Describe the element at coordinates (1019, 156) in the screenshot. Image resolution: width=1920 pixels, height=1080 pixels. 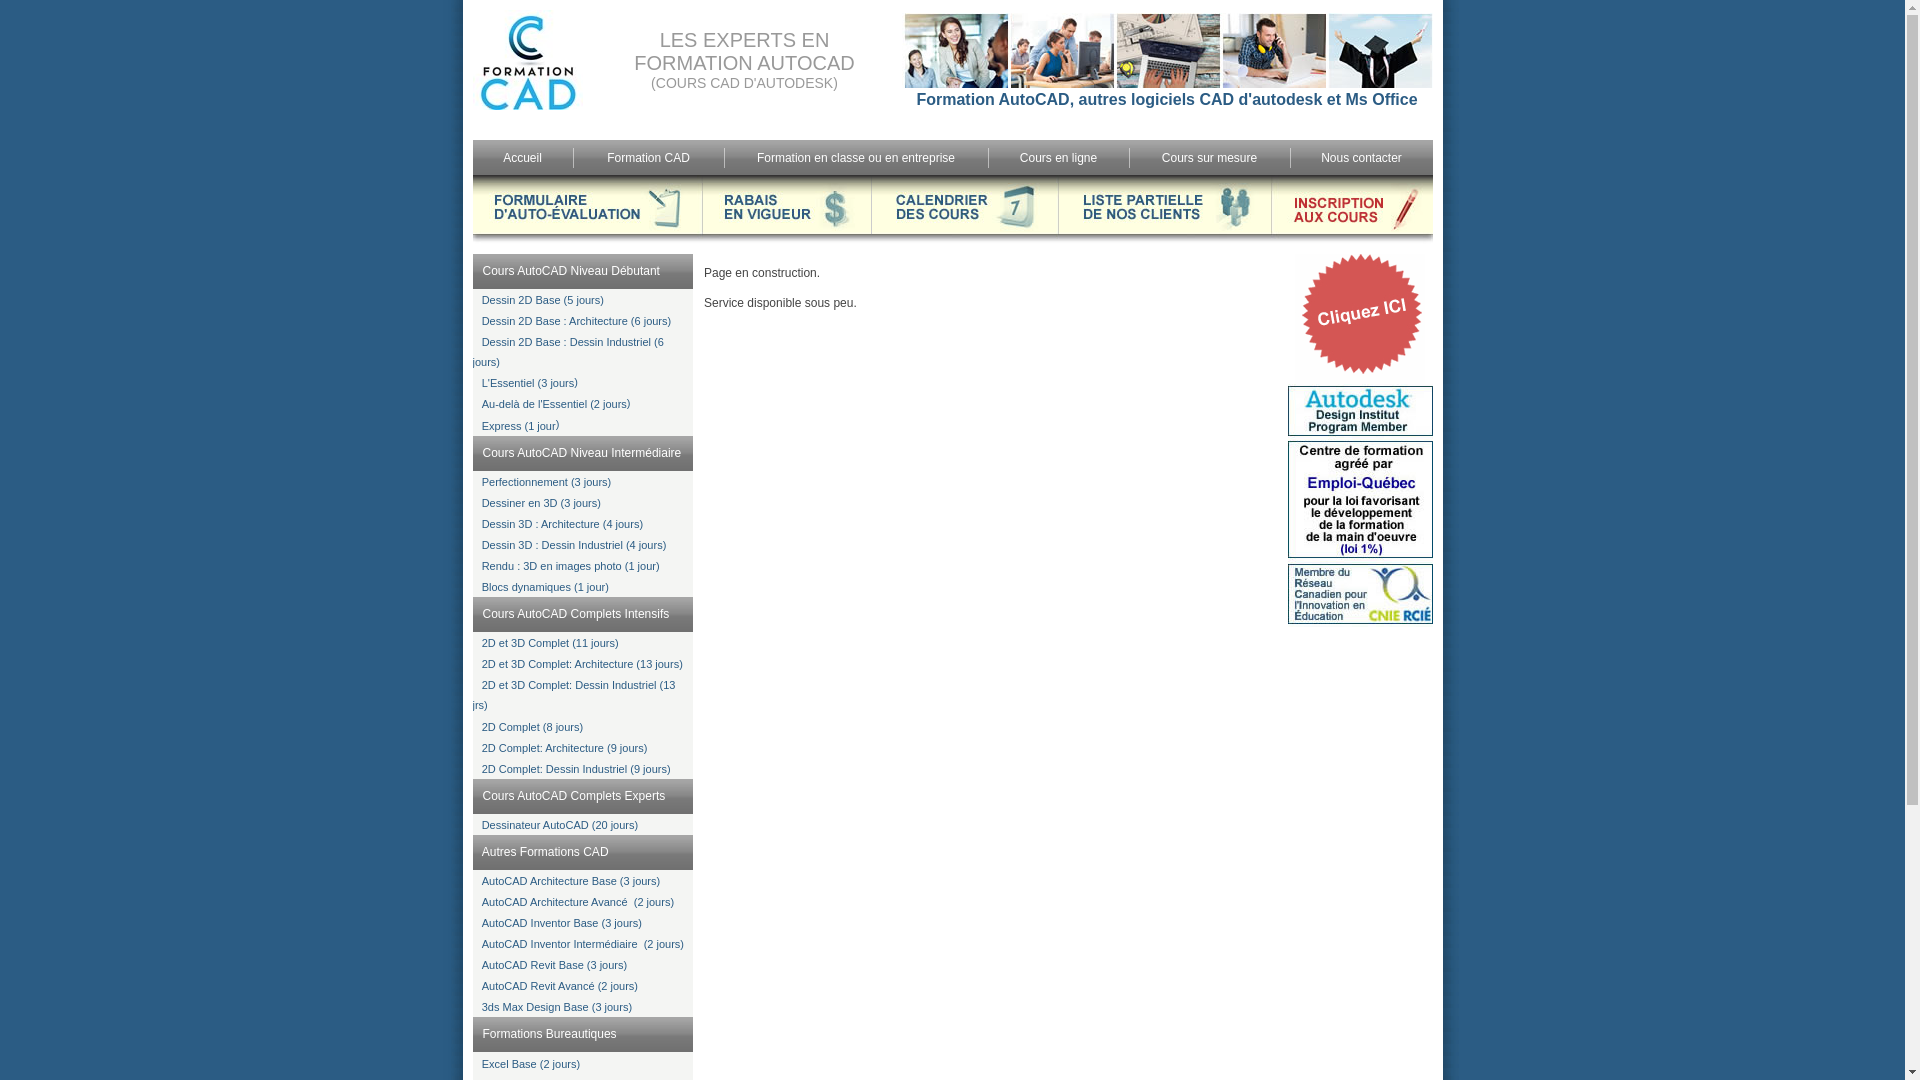
I see `'Cours en ligne'` at that location.